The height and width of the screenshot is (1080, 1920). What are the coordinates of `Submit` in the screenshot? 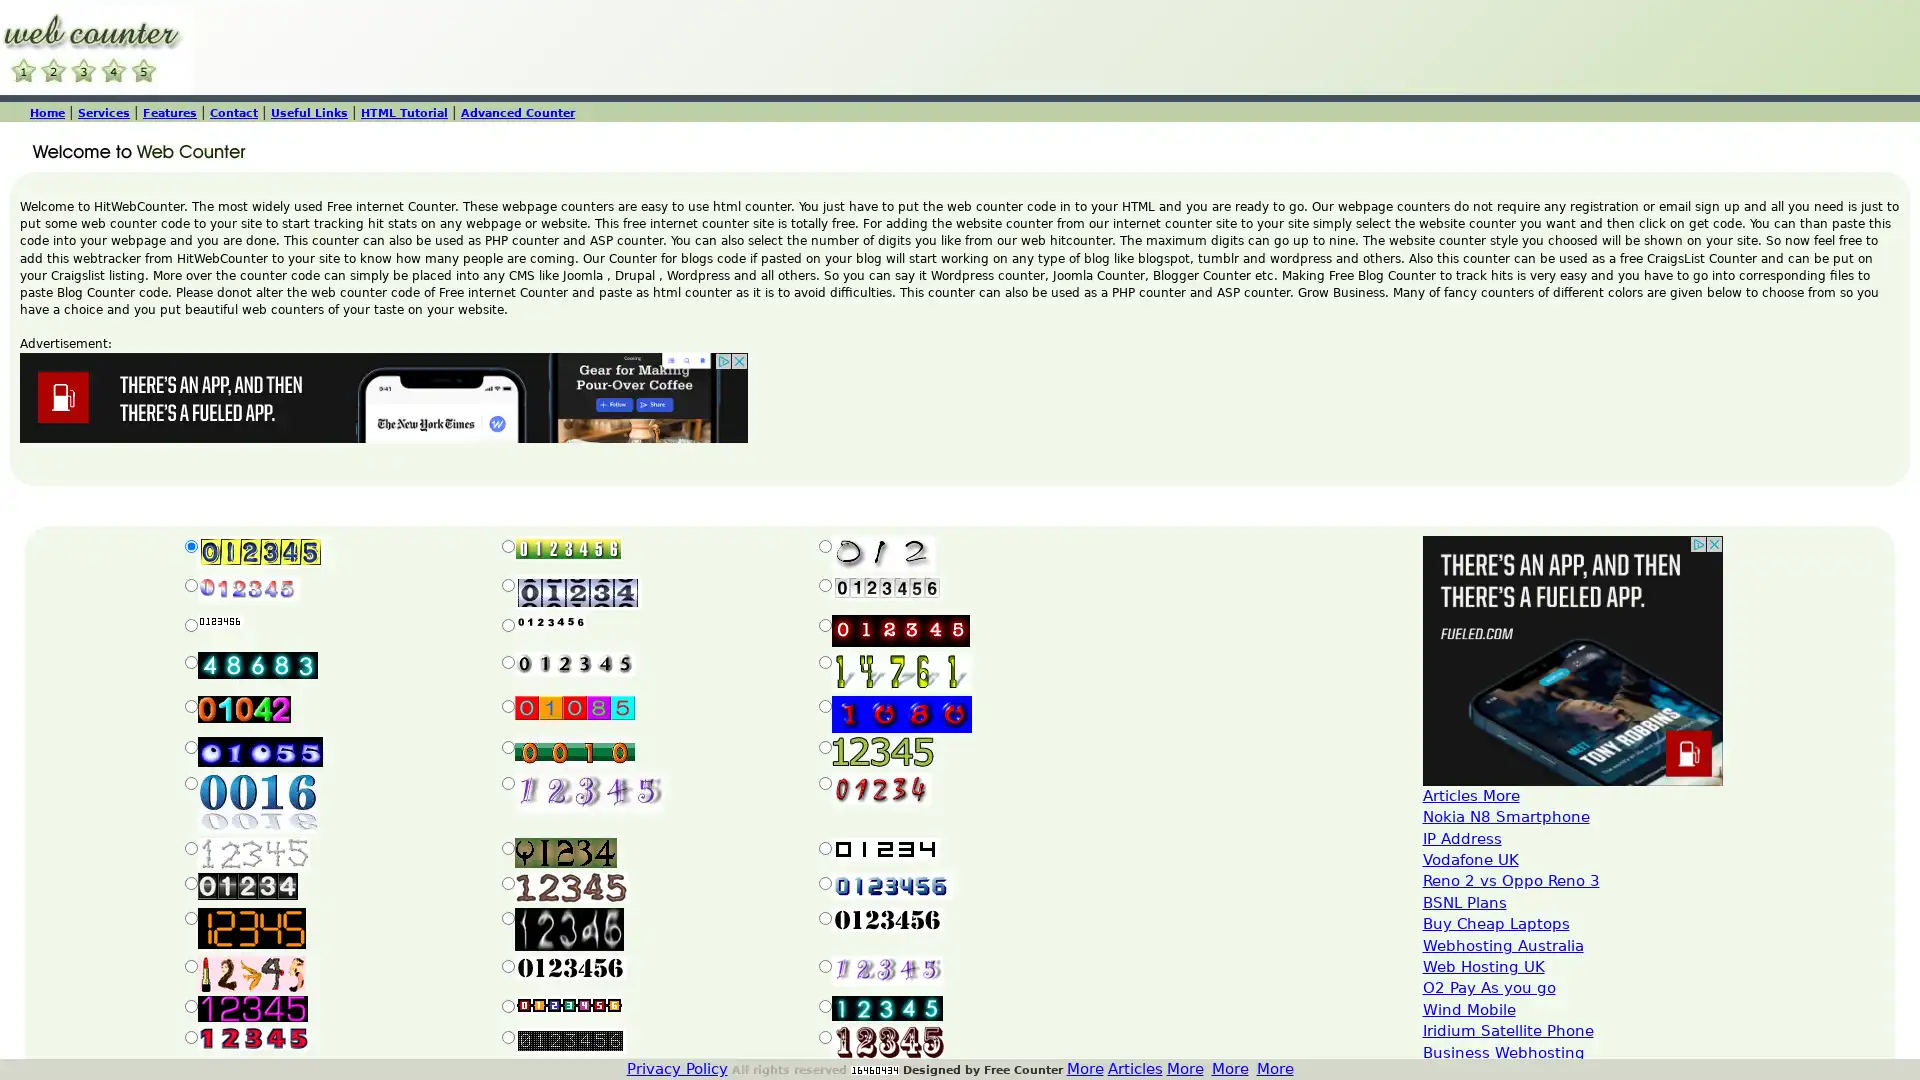 It's located at (253, 1037).